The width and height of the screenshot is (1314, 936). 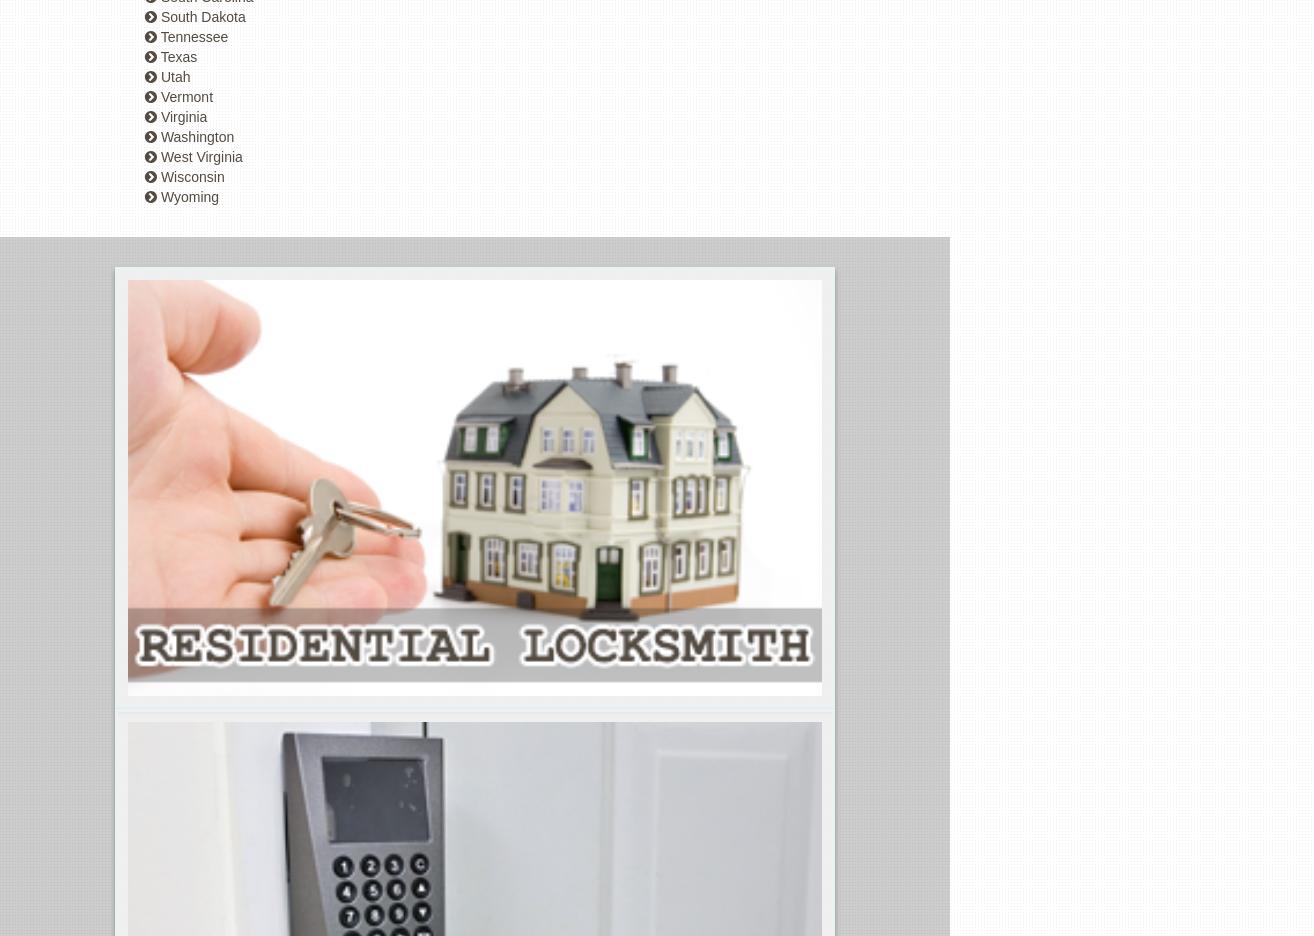 What do you see at coordinates (157, 77) in the screenshot?
I see `'Utah'` at bounding box center [157, 77].